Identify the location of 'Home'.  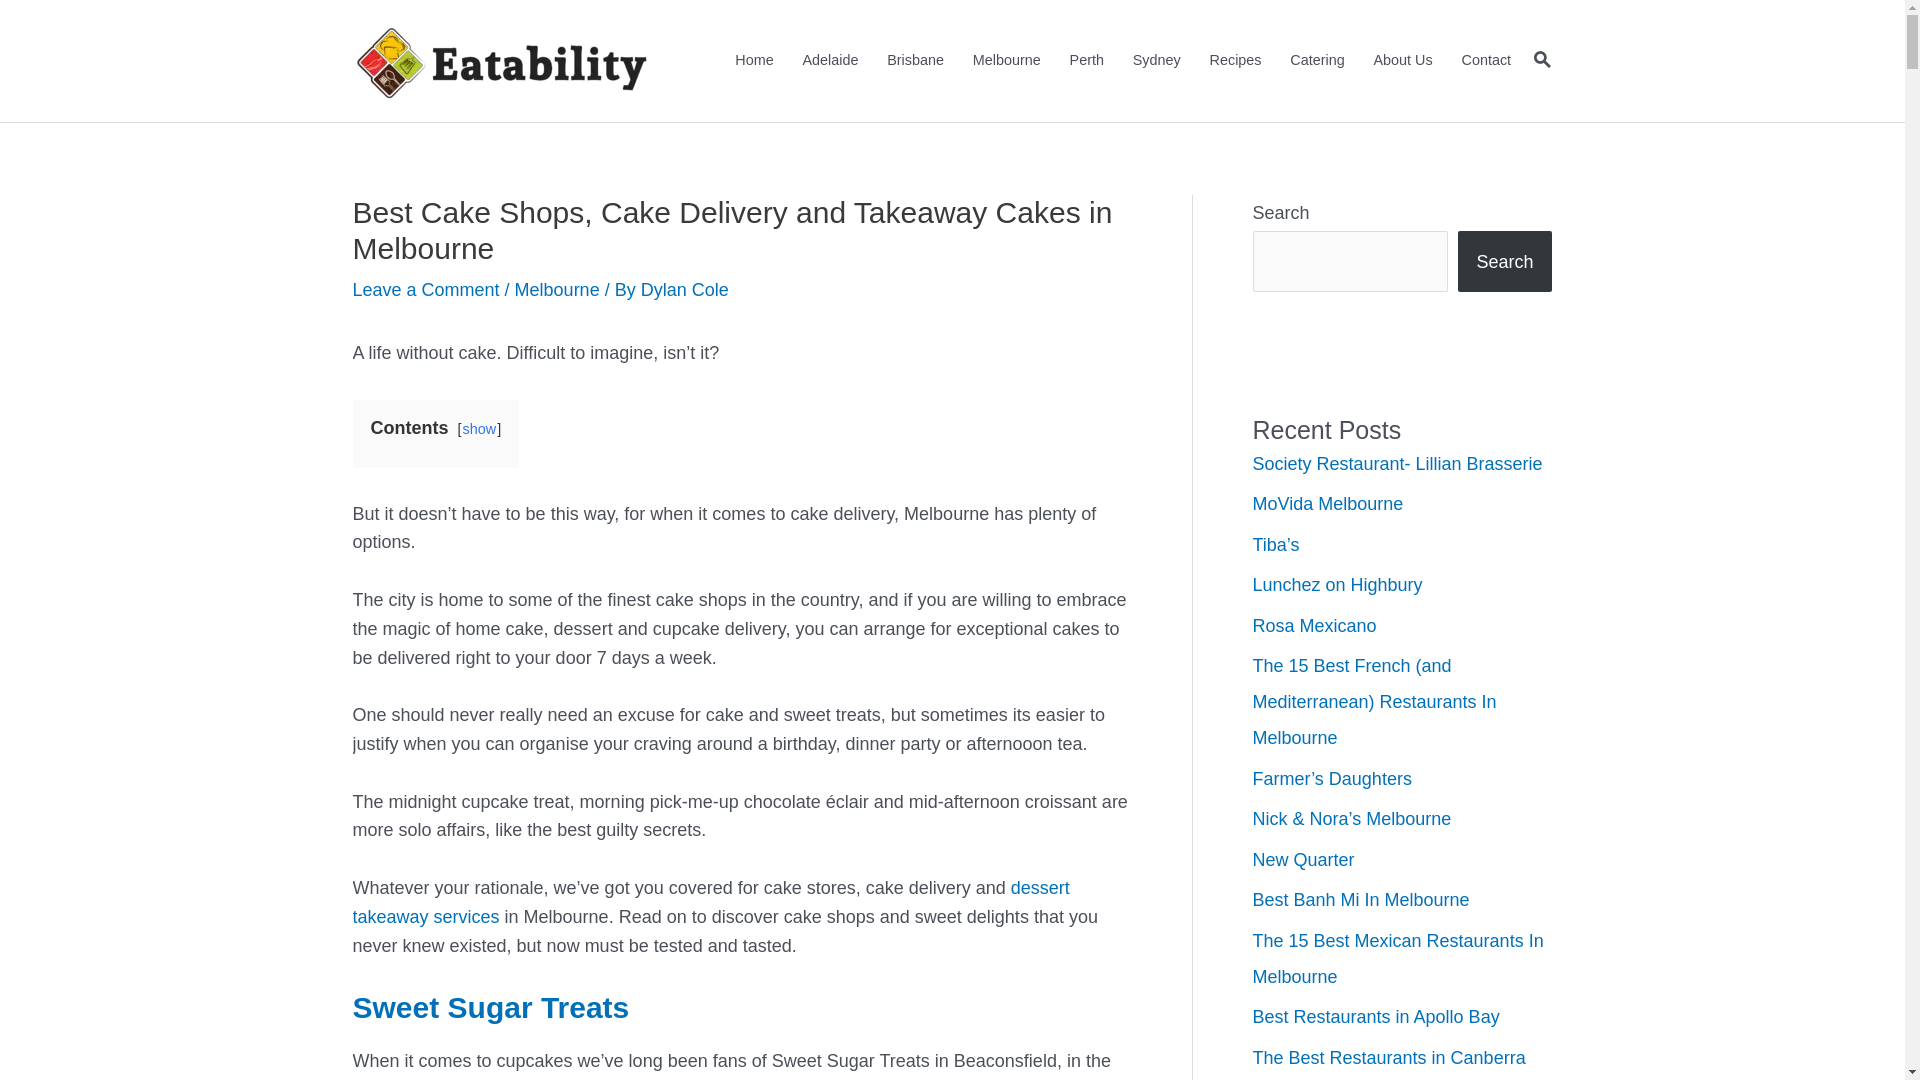
(753, 60).